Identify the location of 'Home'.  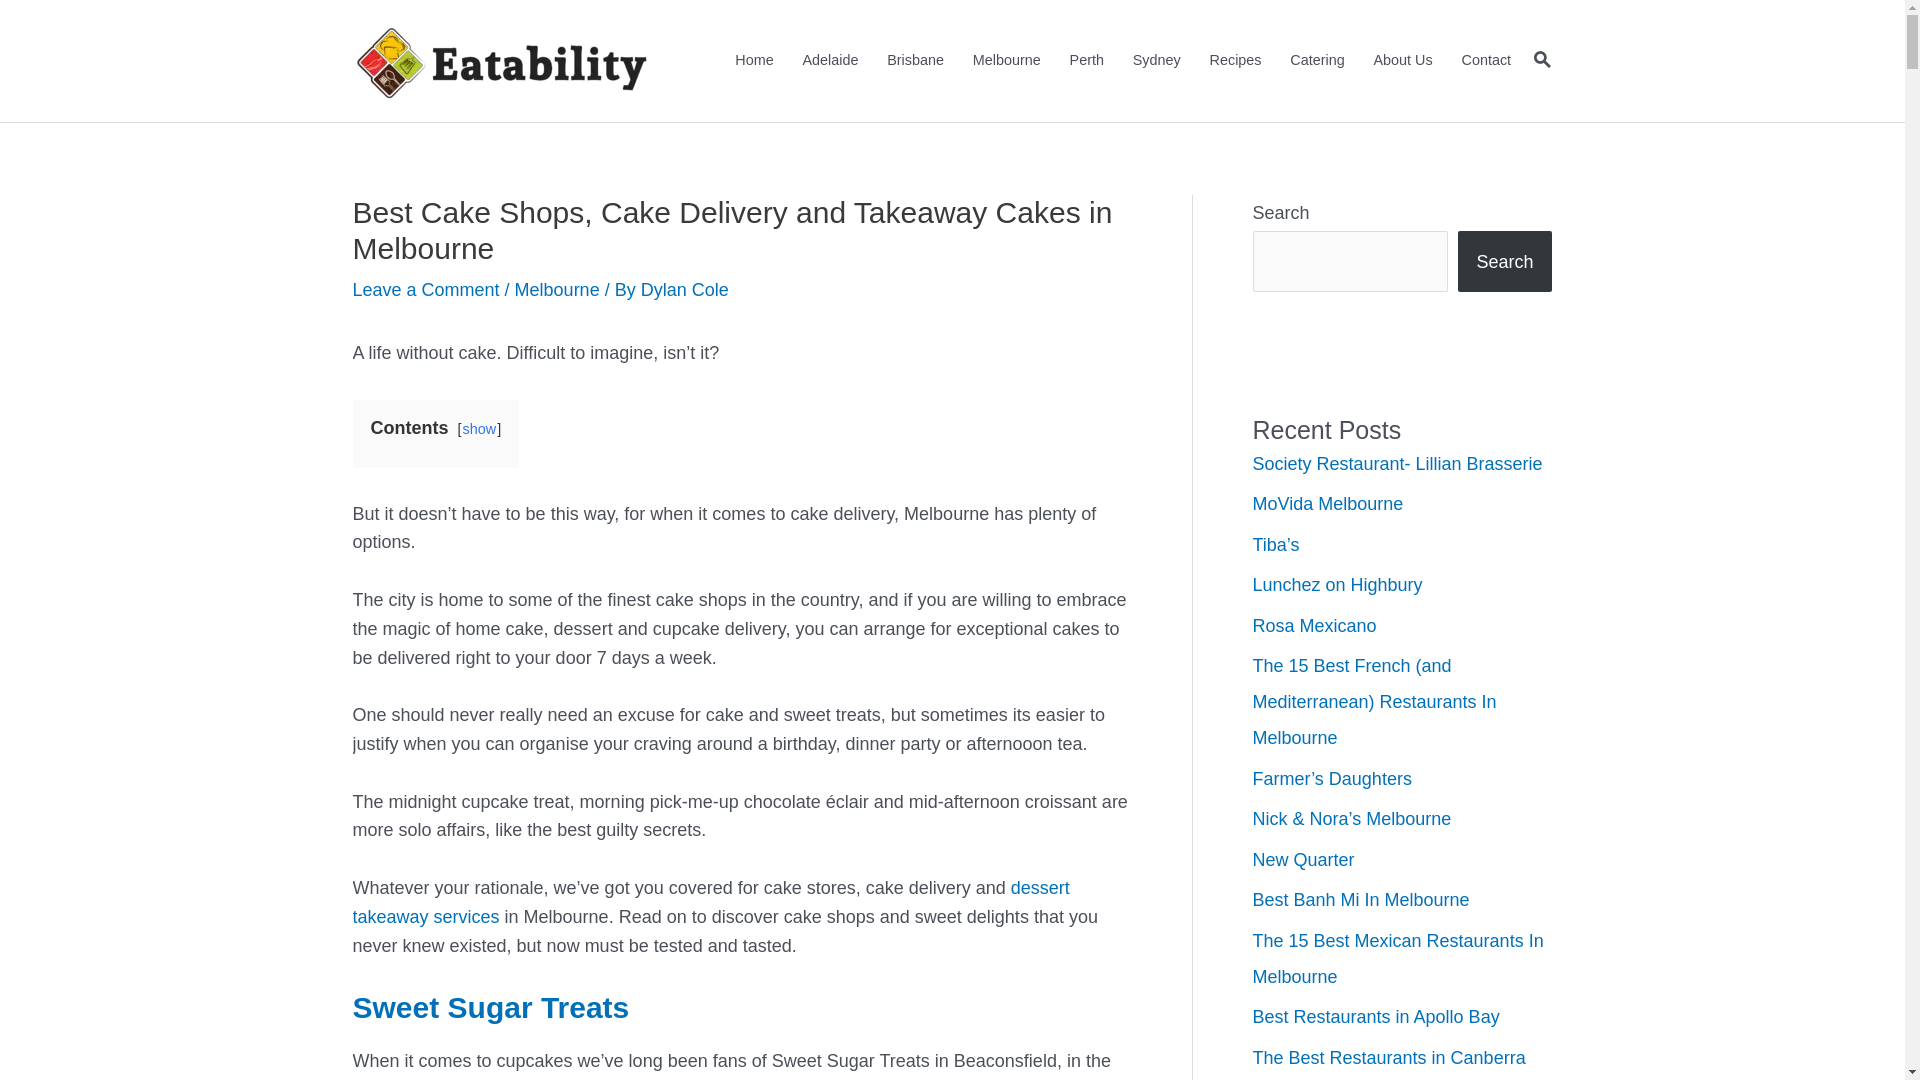
(753, 60).